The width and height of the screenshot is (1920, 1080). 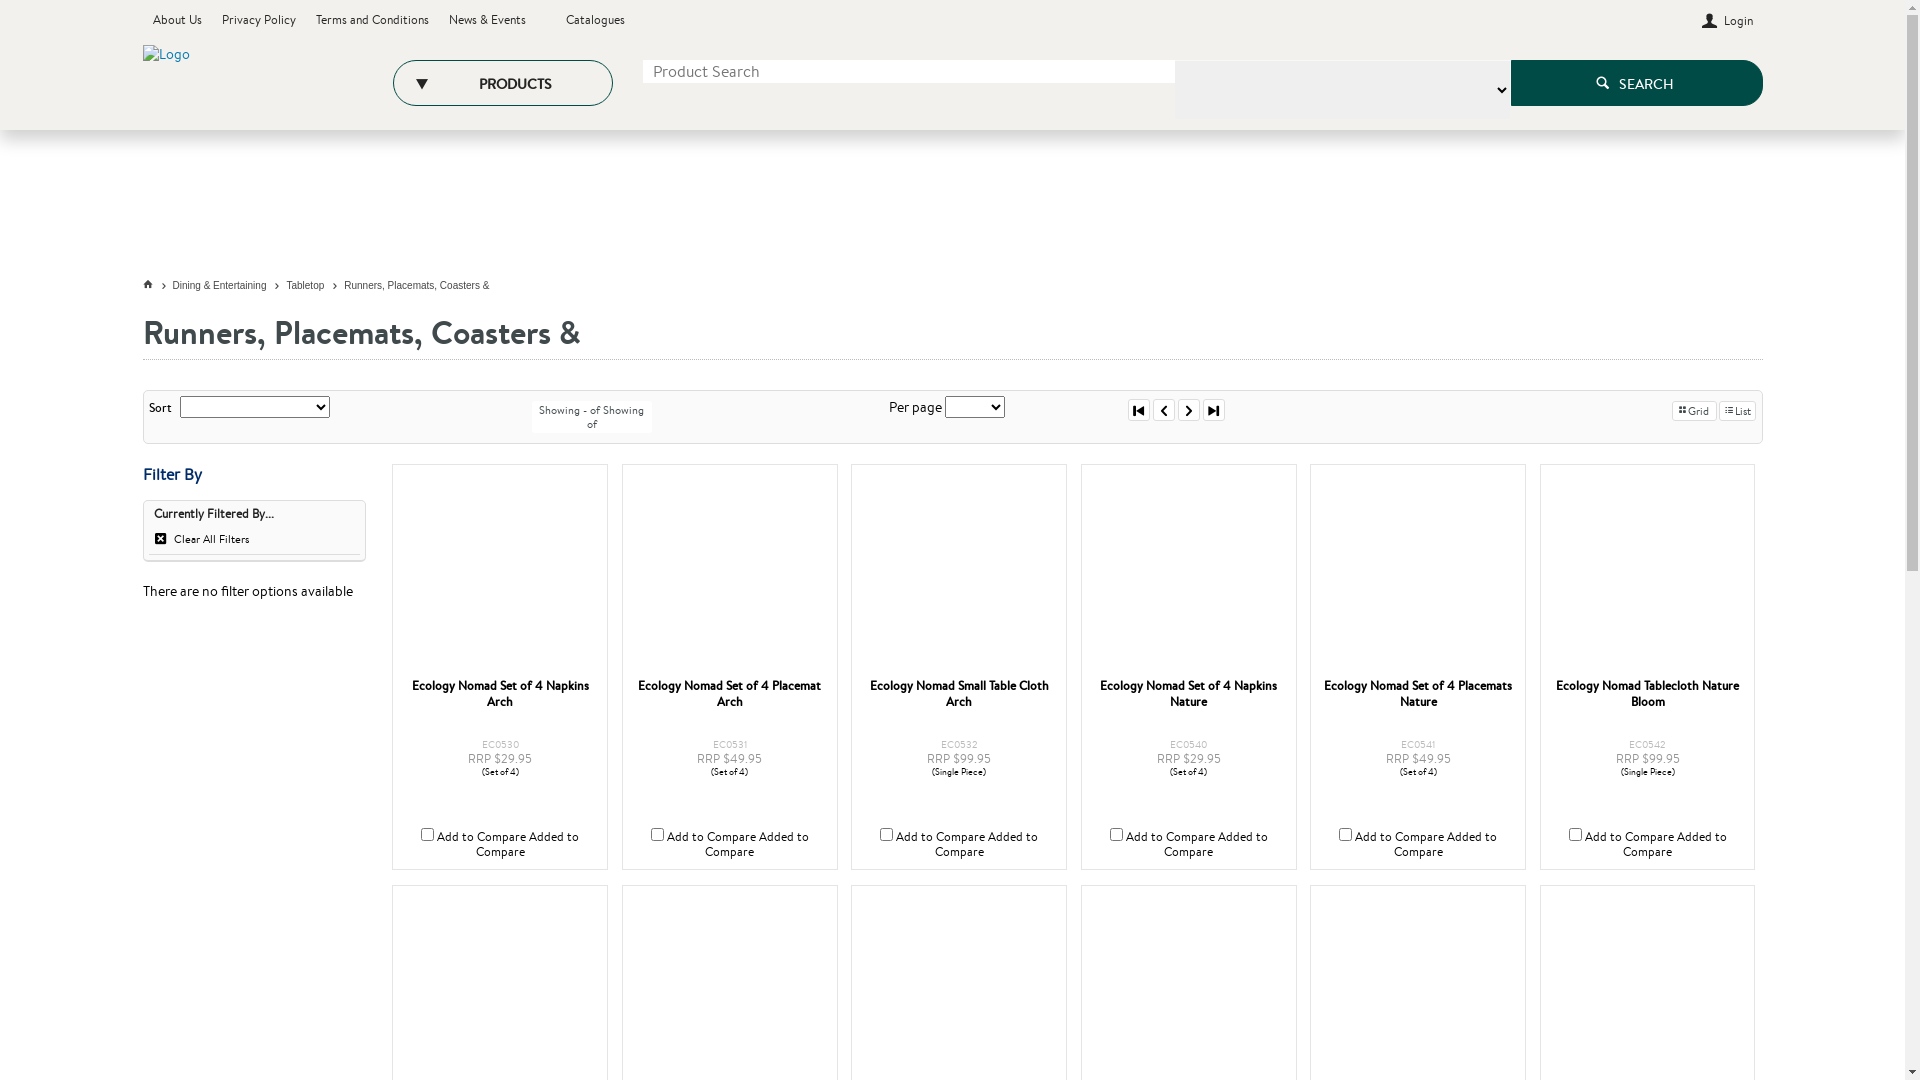 What do you see at coordinates (1629, 836) in the screenshot?
I see `'Add to Compare'` at bounding box center [1629, 836].